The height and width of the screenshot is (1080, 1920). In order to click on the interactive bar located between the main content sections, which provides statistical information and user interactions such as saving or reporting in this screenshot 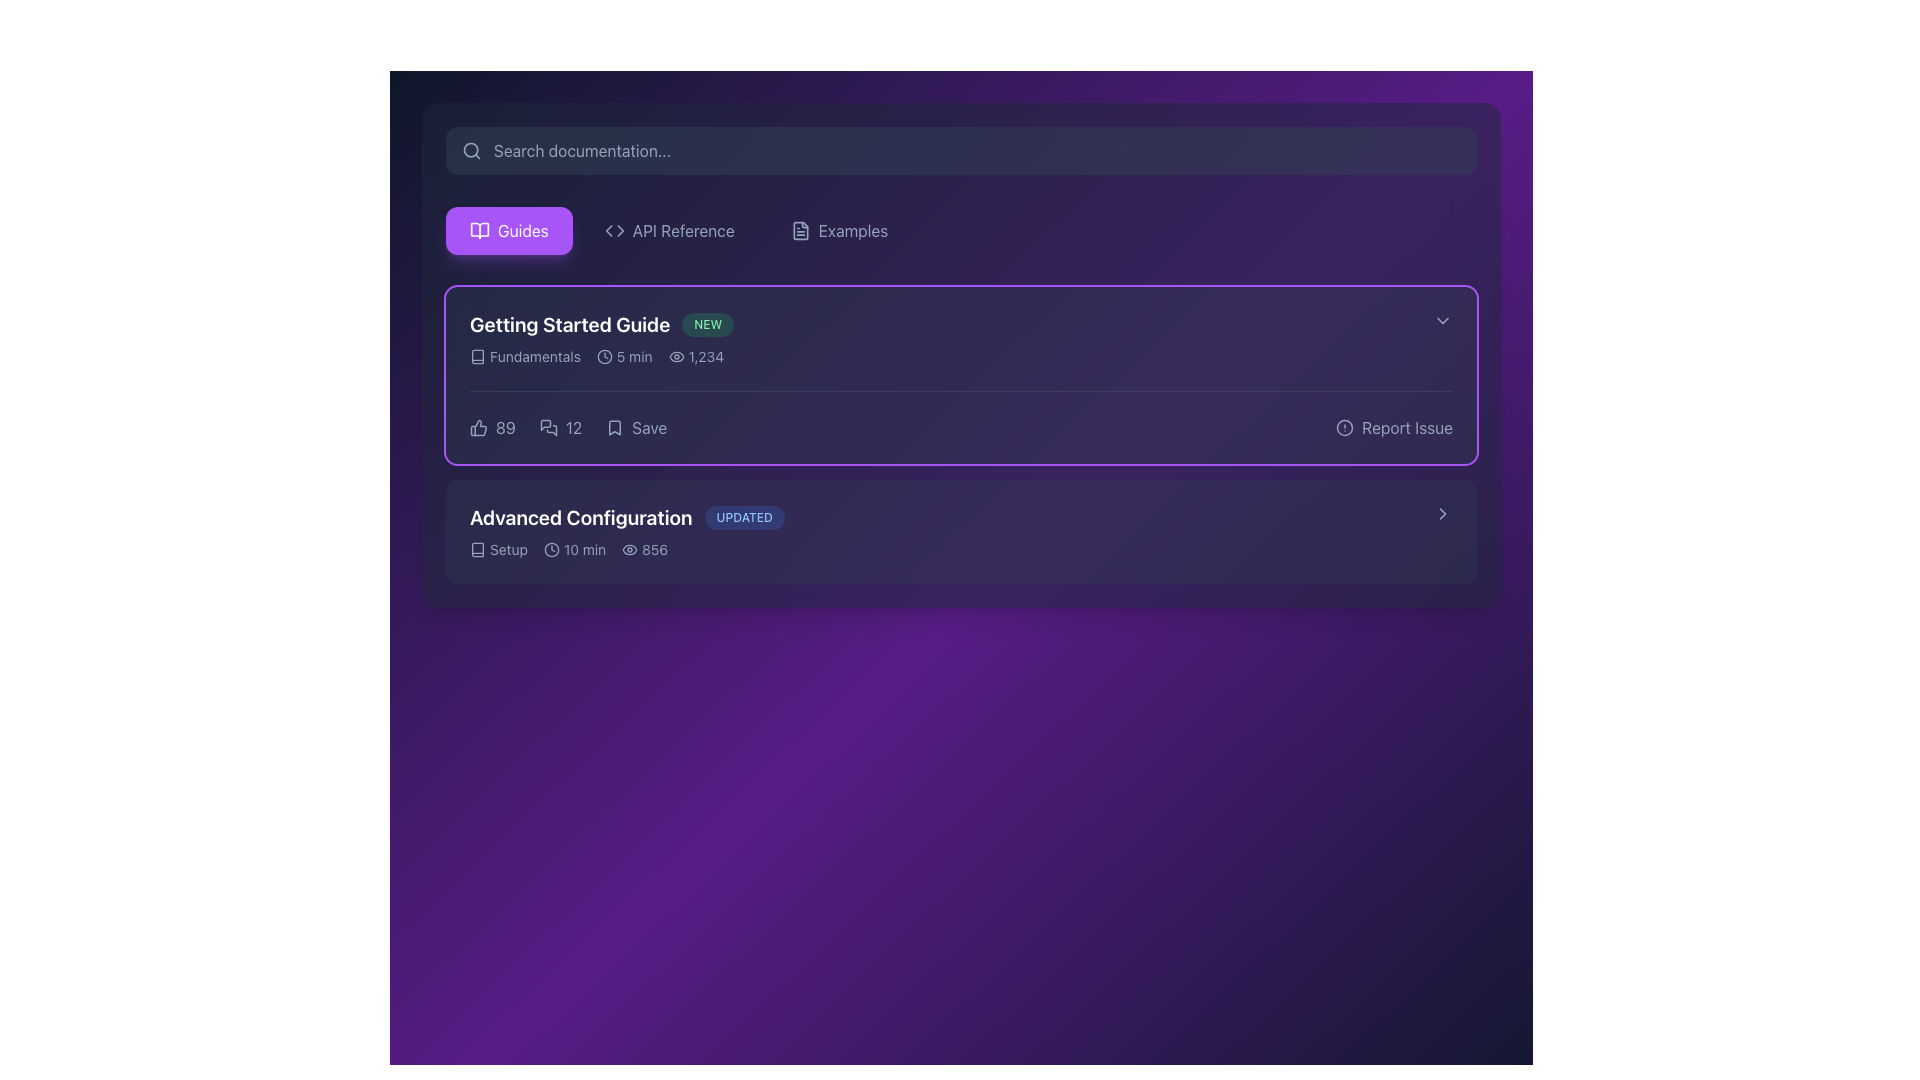, I will do `click(961, 427)`.